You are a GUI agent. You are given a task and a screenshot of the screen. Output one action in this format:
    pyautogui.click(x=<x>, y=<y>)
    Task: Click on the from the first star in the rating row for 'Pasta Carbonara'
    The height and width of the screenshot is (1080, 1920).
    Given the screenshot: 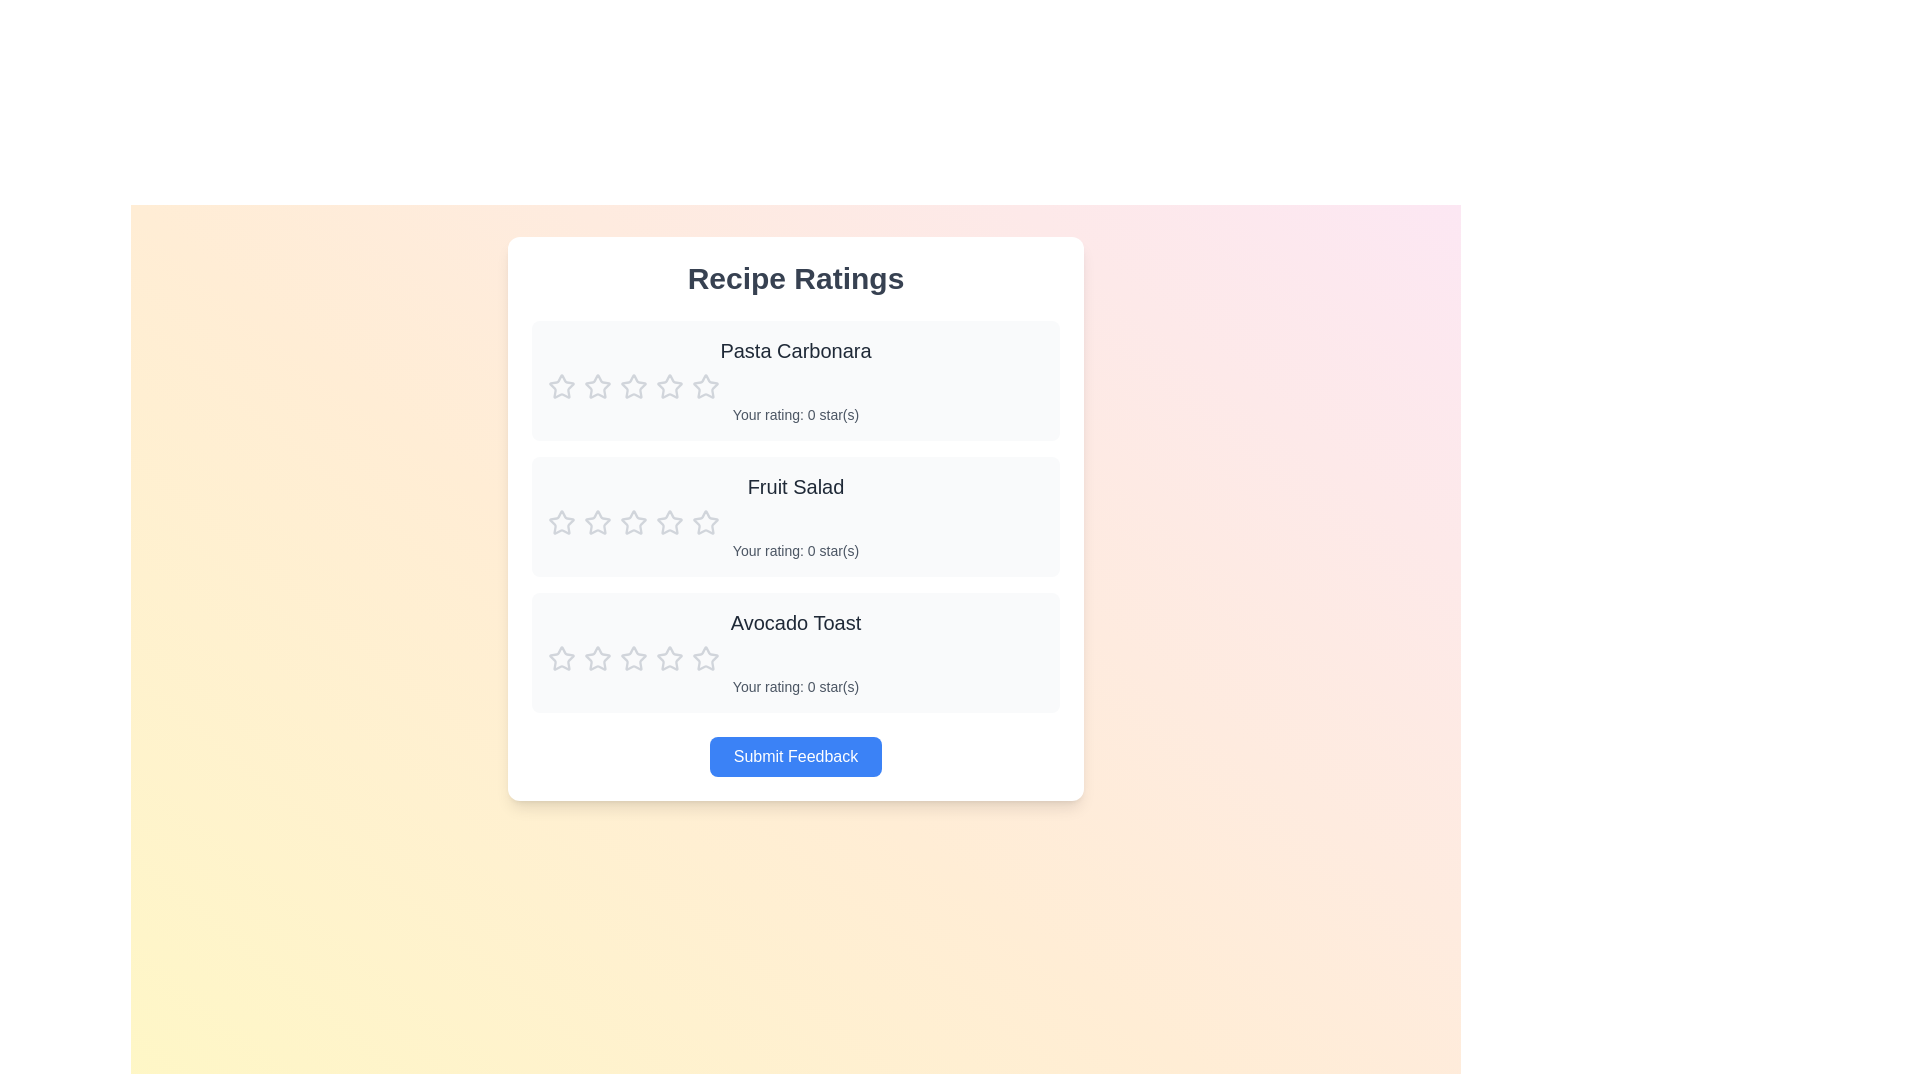 What is the action you would take?
    pyautogui.click(x=560, y=386)
    